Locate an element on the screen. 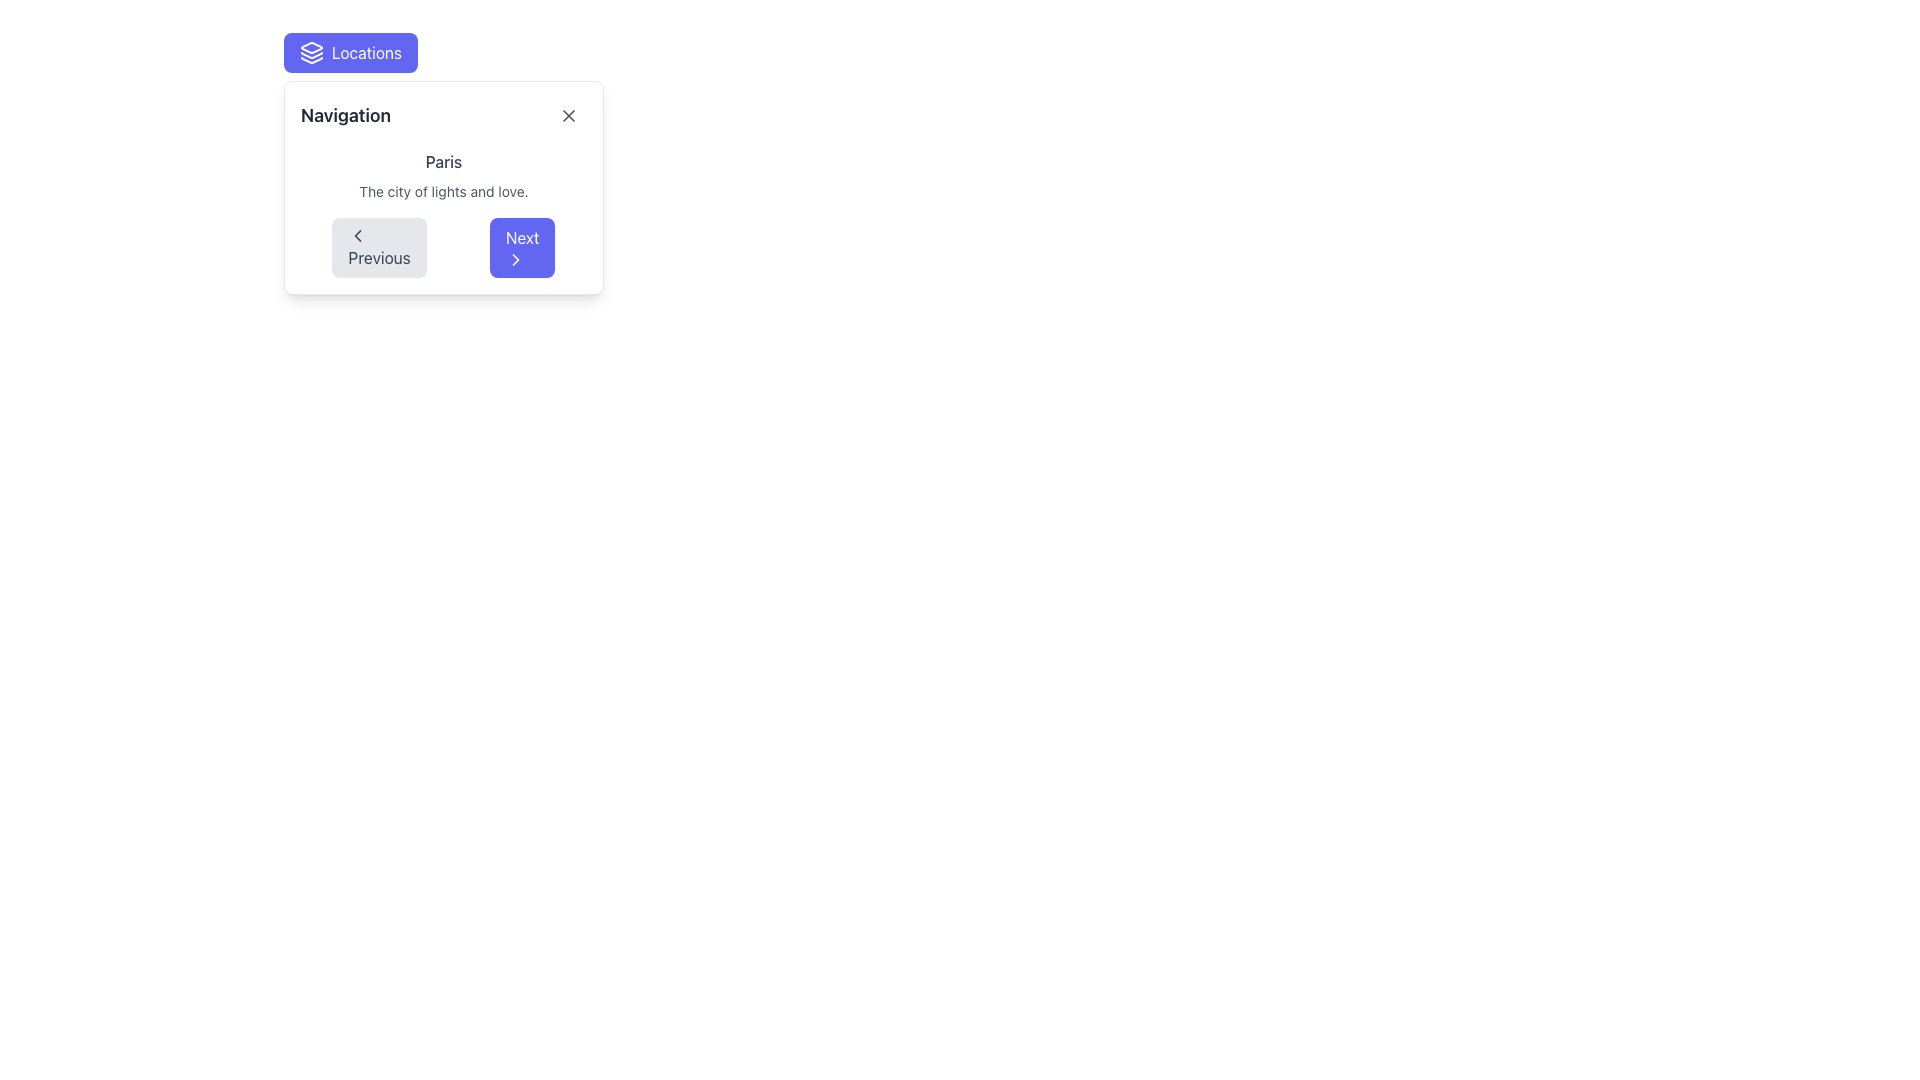 This screenshot has height=1080, width=1920. the chevron right SVG icon located inside the 'Next' button in the Navigation panel is located at coordinates (515, 258).